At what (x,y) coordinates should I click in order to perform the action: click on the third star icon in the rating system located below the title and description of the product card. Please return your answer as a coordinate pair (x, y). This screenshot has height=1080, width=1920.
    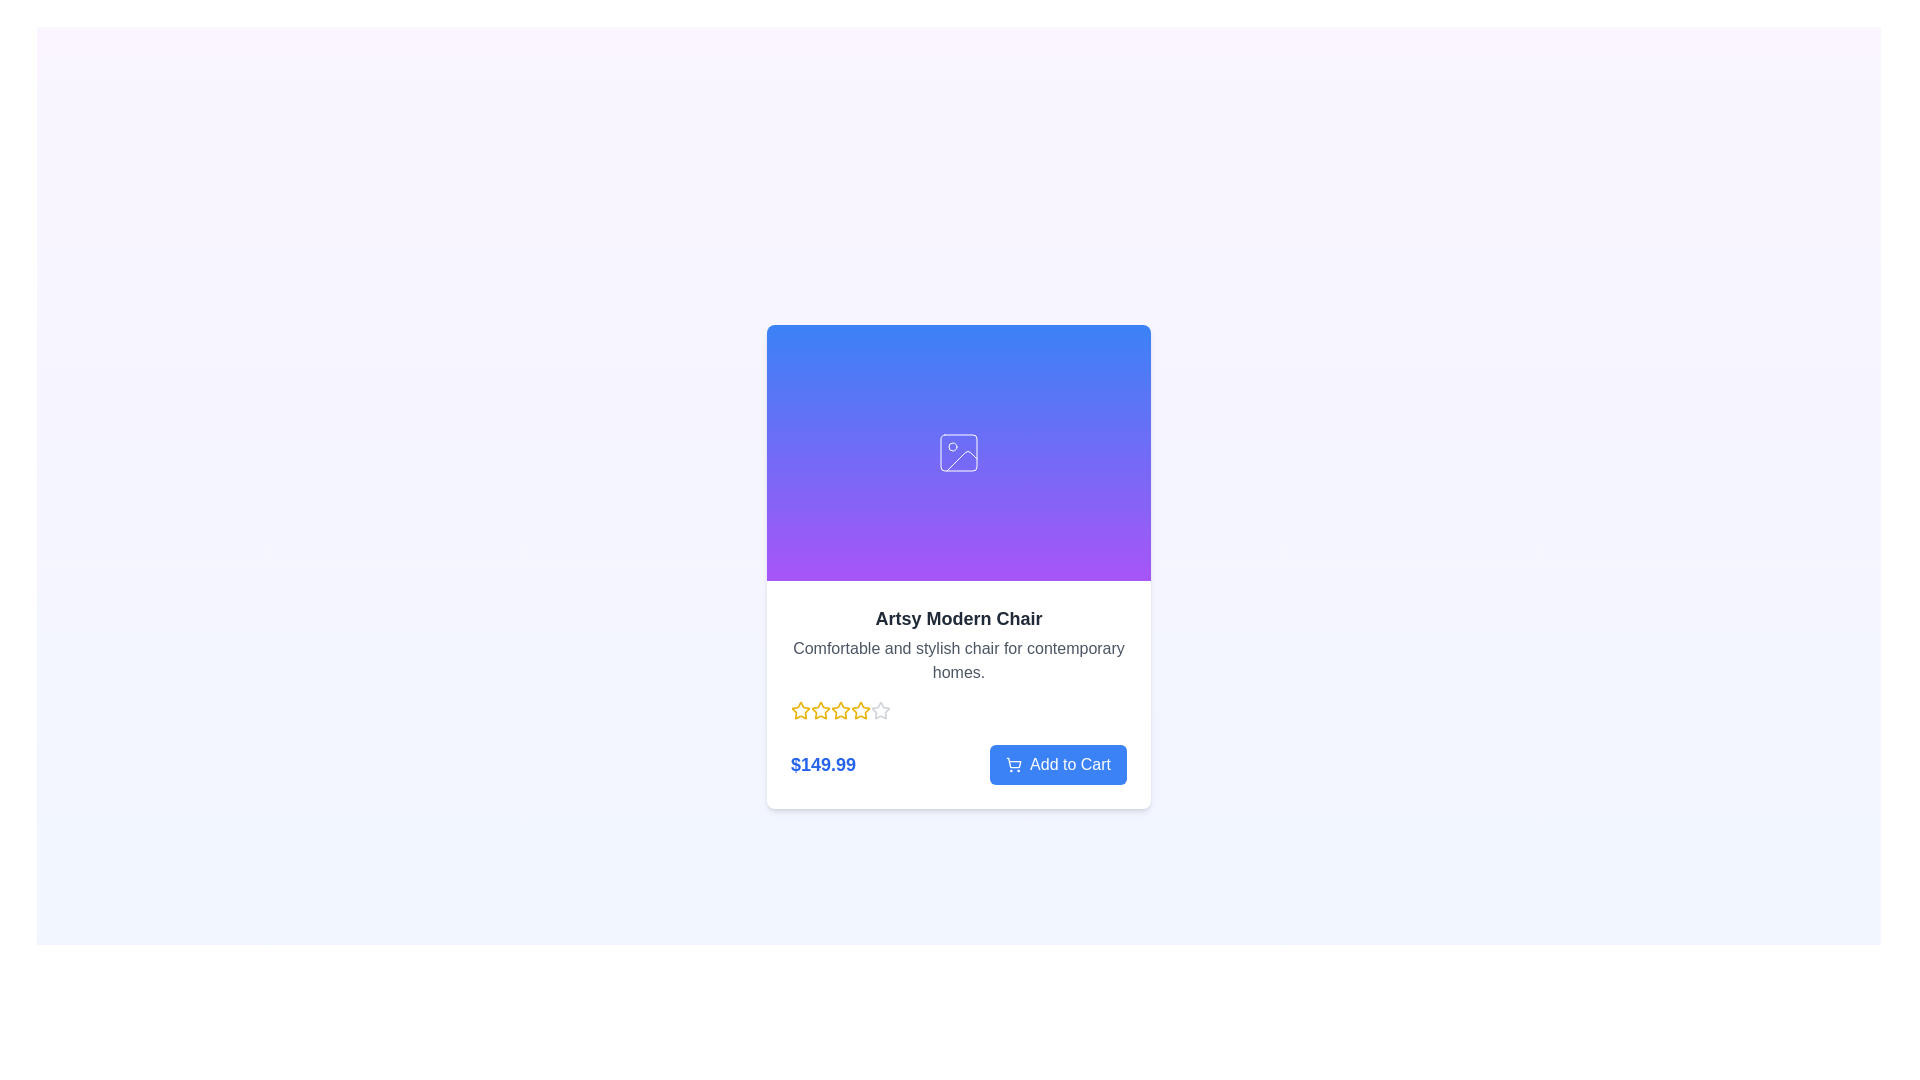
    Looking at the image, I should click on (840, 709).